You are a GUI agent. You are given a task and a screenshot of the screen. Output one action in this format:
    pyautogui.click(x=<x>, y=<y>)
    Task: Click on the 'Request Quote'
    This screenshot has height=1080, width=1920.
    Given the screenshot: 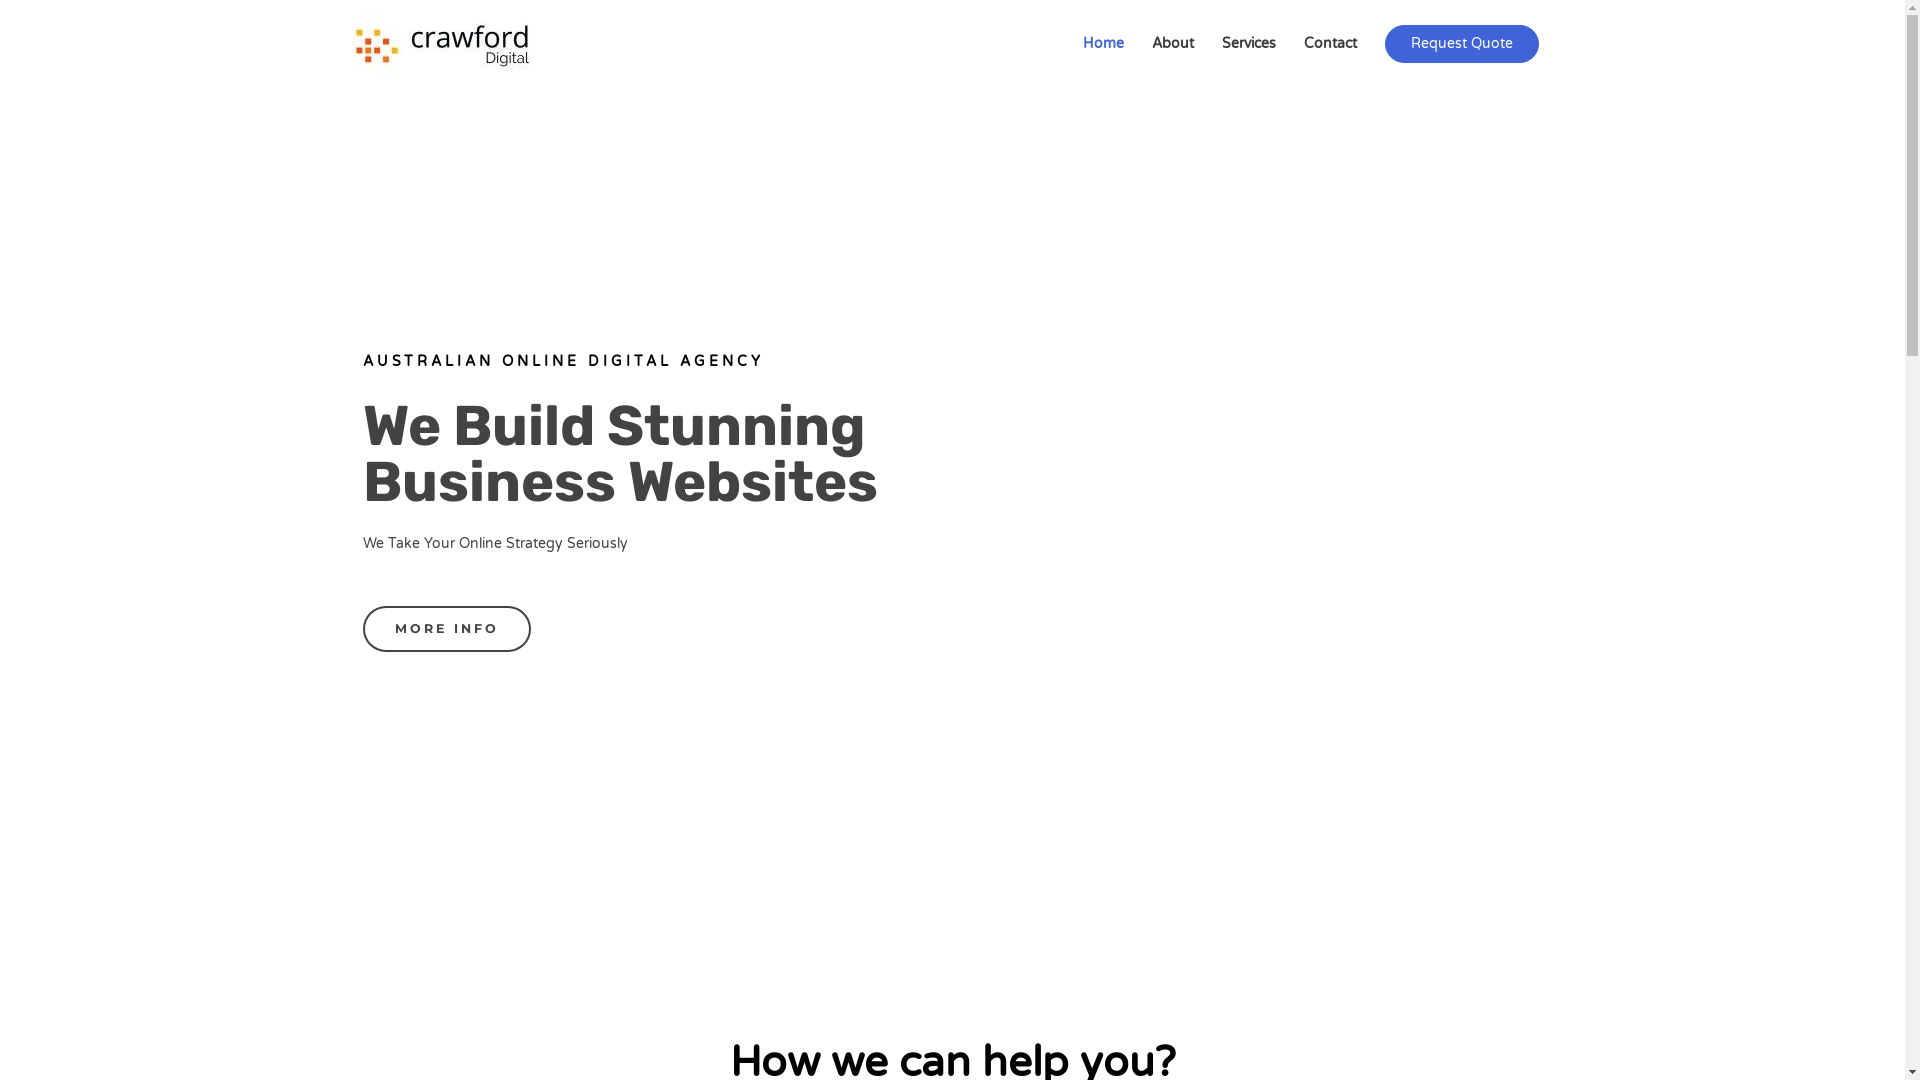 What is the action you would take?
    pyautogui.click(x=1382, y=43)
    